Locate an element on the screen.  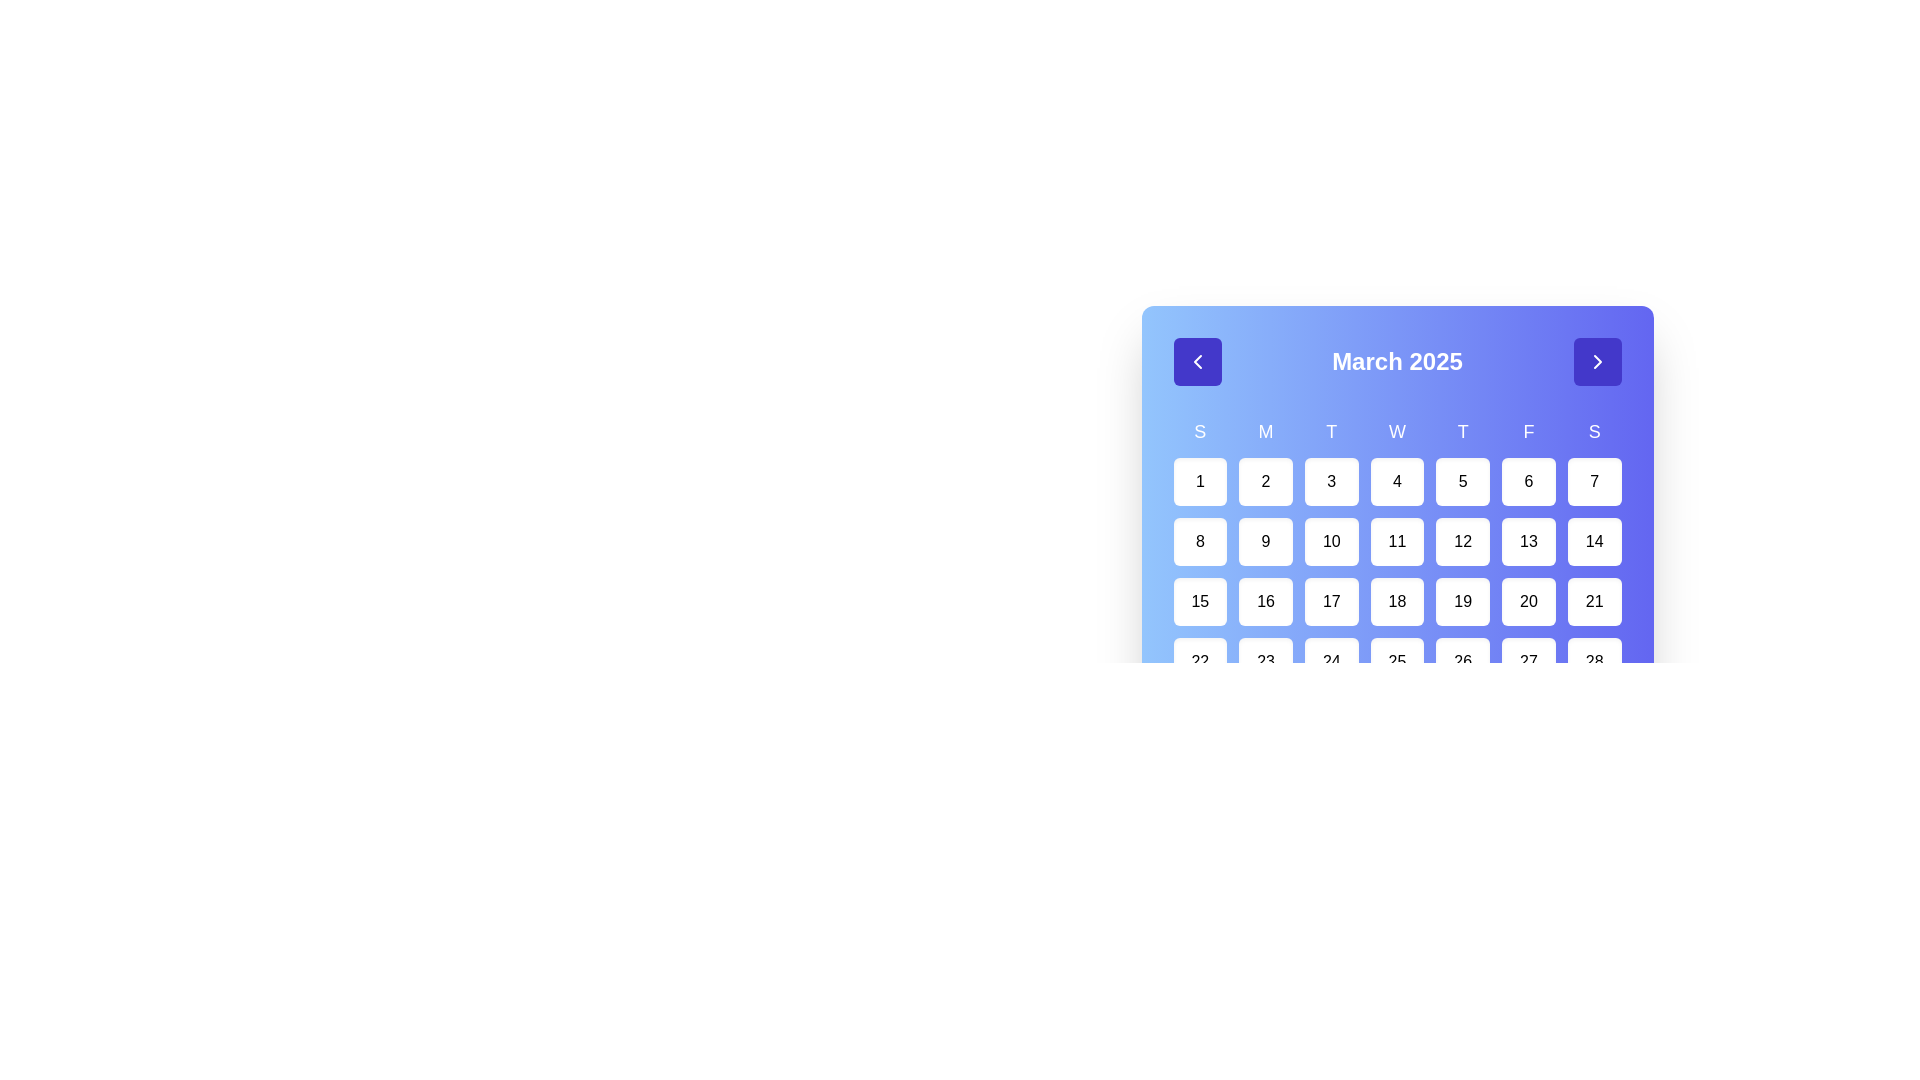
the square-shaped button with a white background displaying the number '18' in black font, located in the fifth row and fourth column of the calendar interface is located at coordinates (1396, 600).